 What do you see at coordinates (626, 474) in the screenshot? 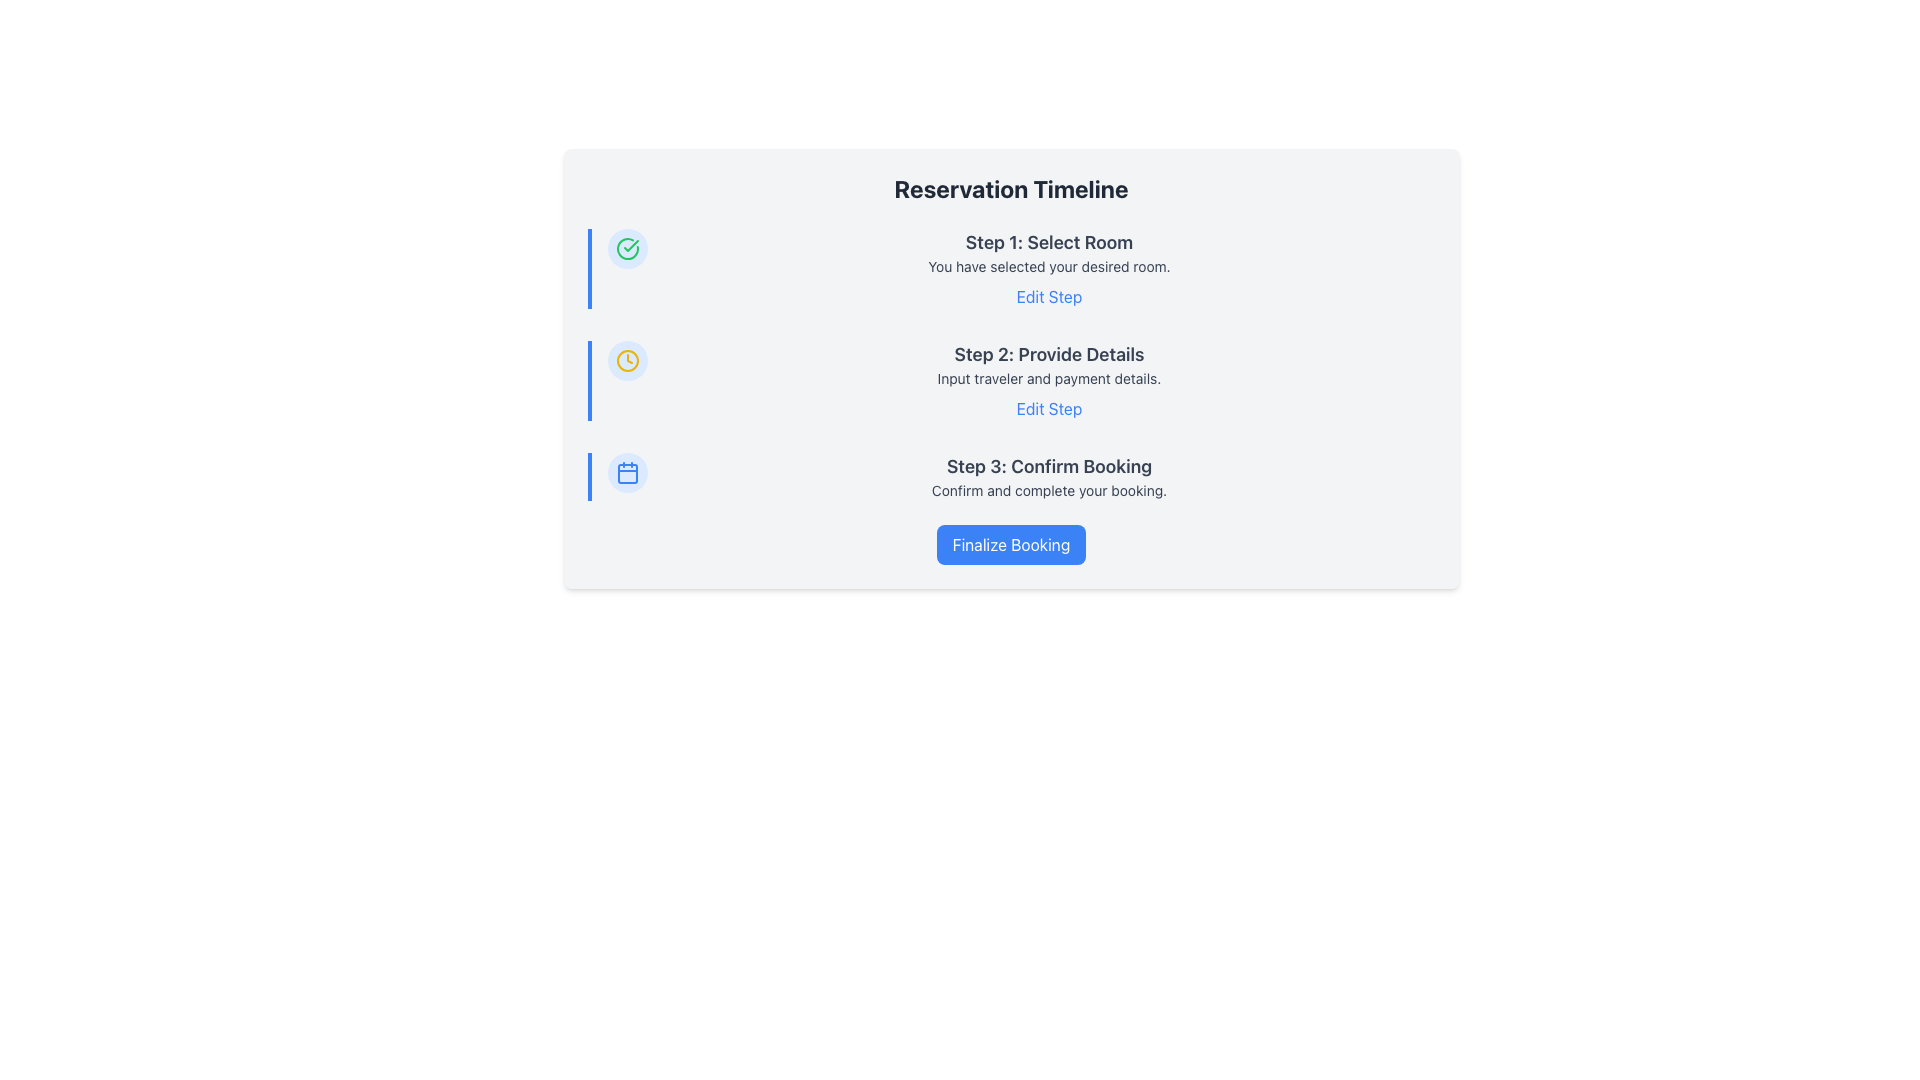
I see `the background rectangle of the calendar icon, which is the third icon in the series located beneath the checkmark and clock icons on the left-hand side of the reservation timeline` at bounding box center [626, 474].